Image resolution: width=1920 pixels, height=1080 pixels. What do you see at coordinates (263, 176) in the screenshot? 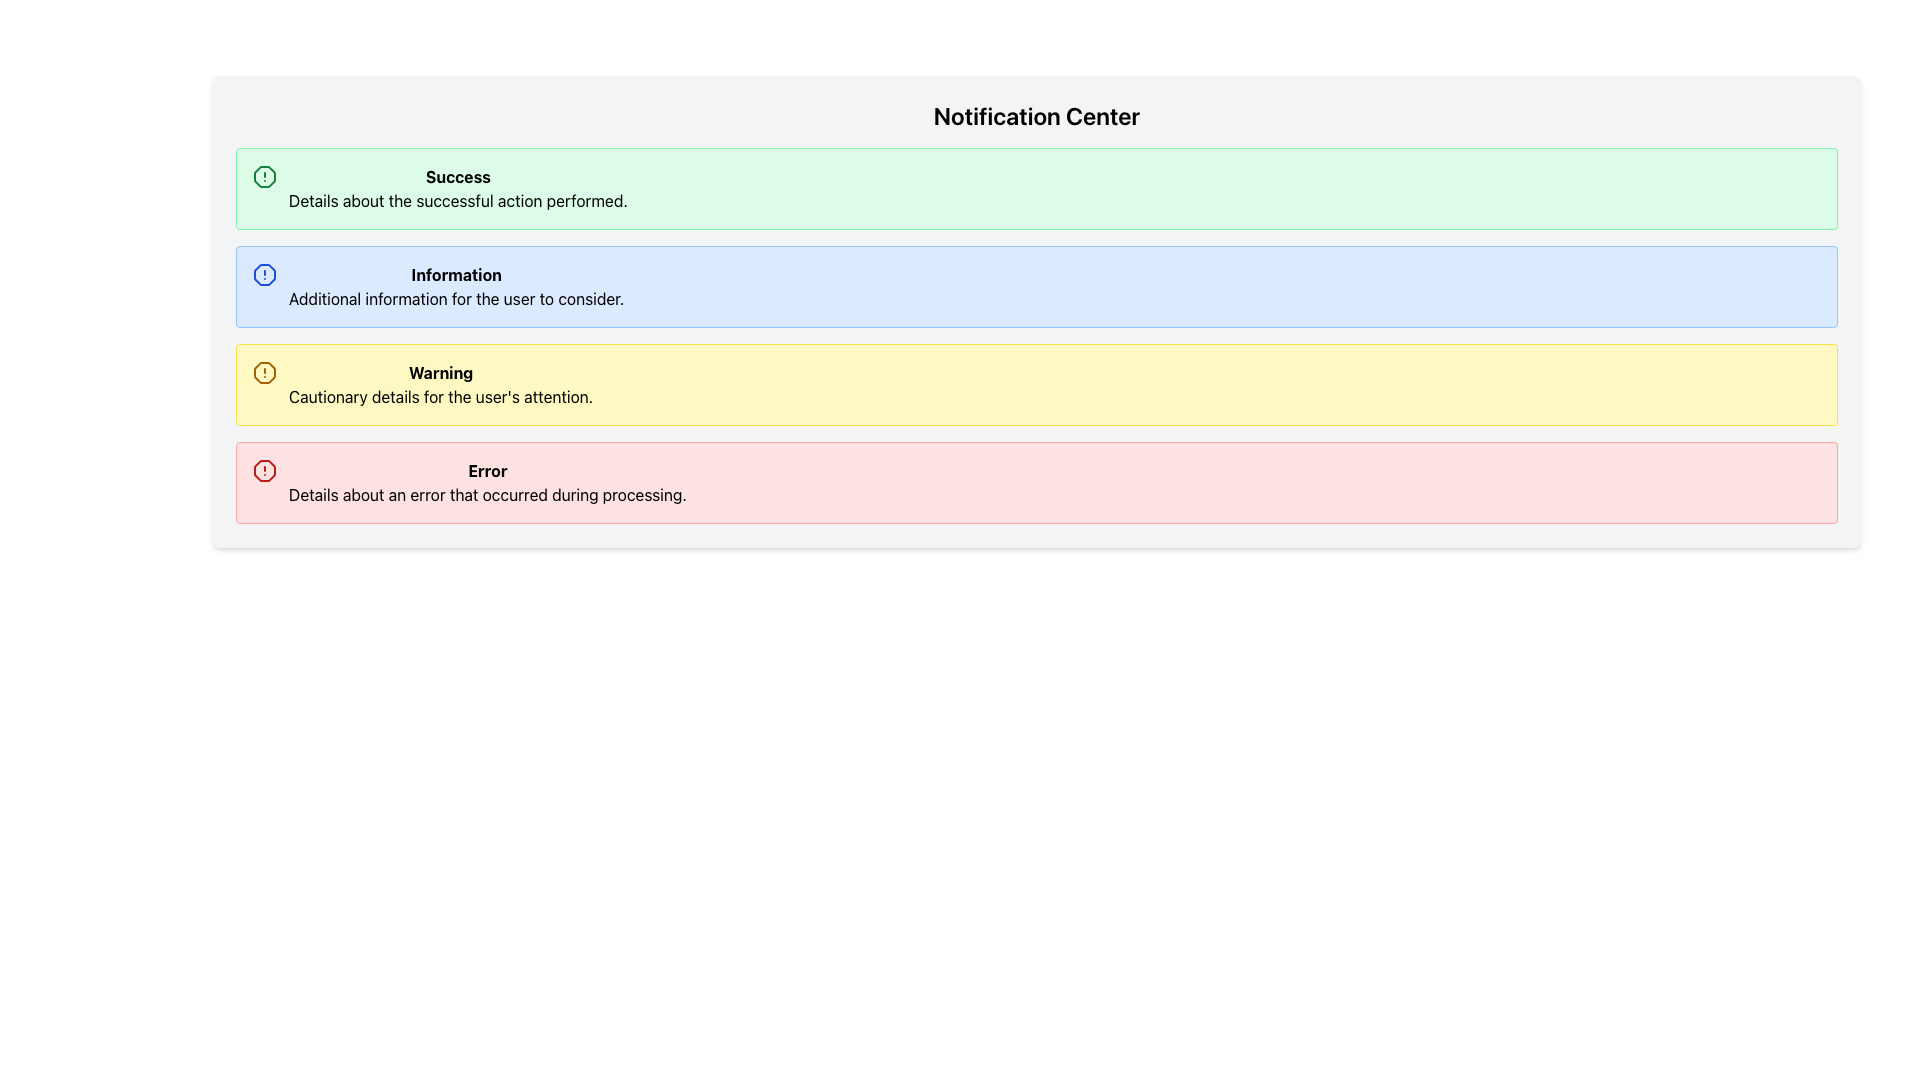
I see `'Success' status icon located at the top-left corner of the green notification panel under the 'Notification Center' heading, positioned to the left of the bold text 'Success'` at bounding box center [263, 176].